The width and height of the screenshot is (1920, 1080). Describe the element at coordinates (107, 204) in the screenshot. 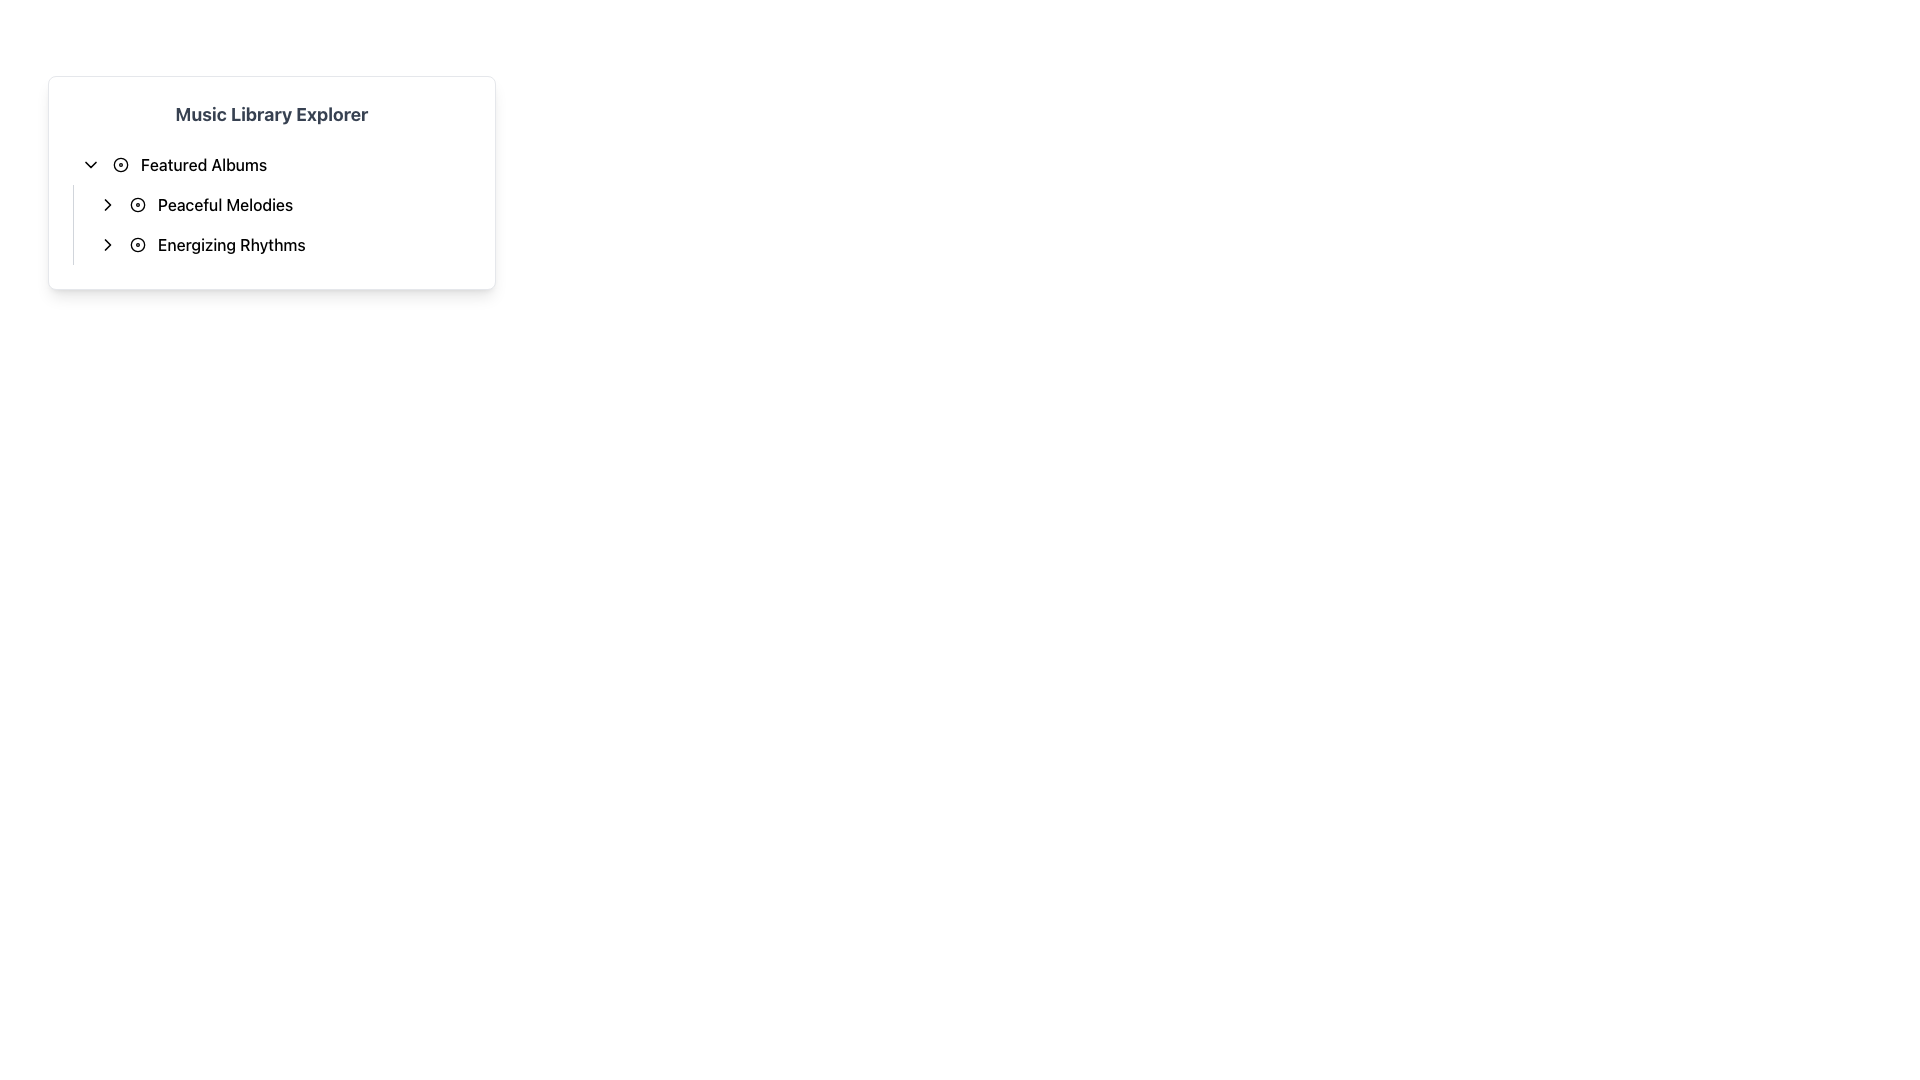

I see `the chevron icon next to 'Peaceful Melodies' in the 'Music Library Explorer' interface` at that location.